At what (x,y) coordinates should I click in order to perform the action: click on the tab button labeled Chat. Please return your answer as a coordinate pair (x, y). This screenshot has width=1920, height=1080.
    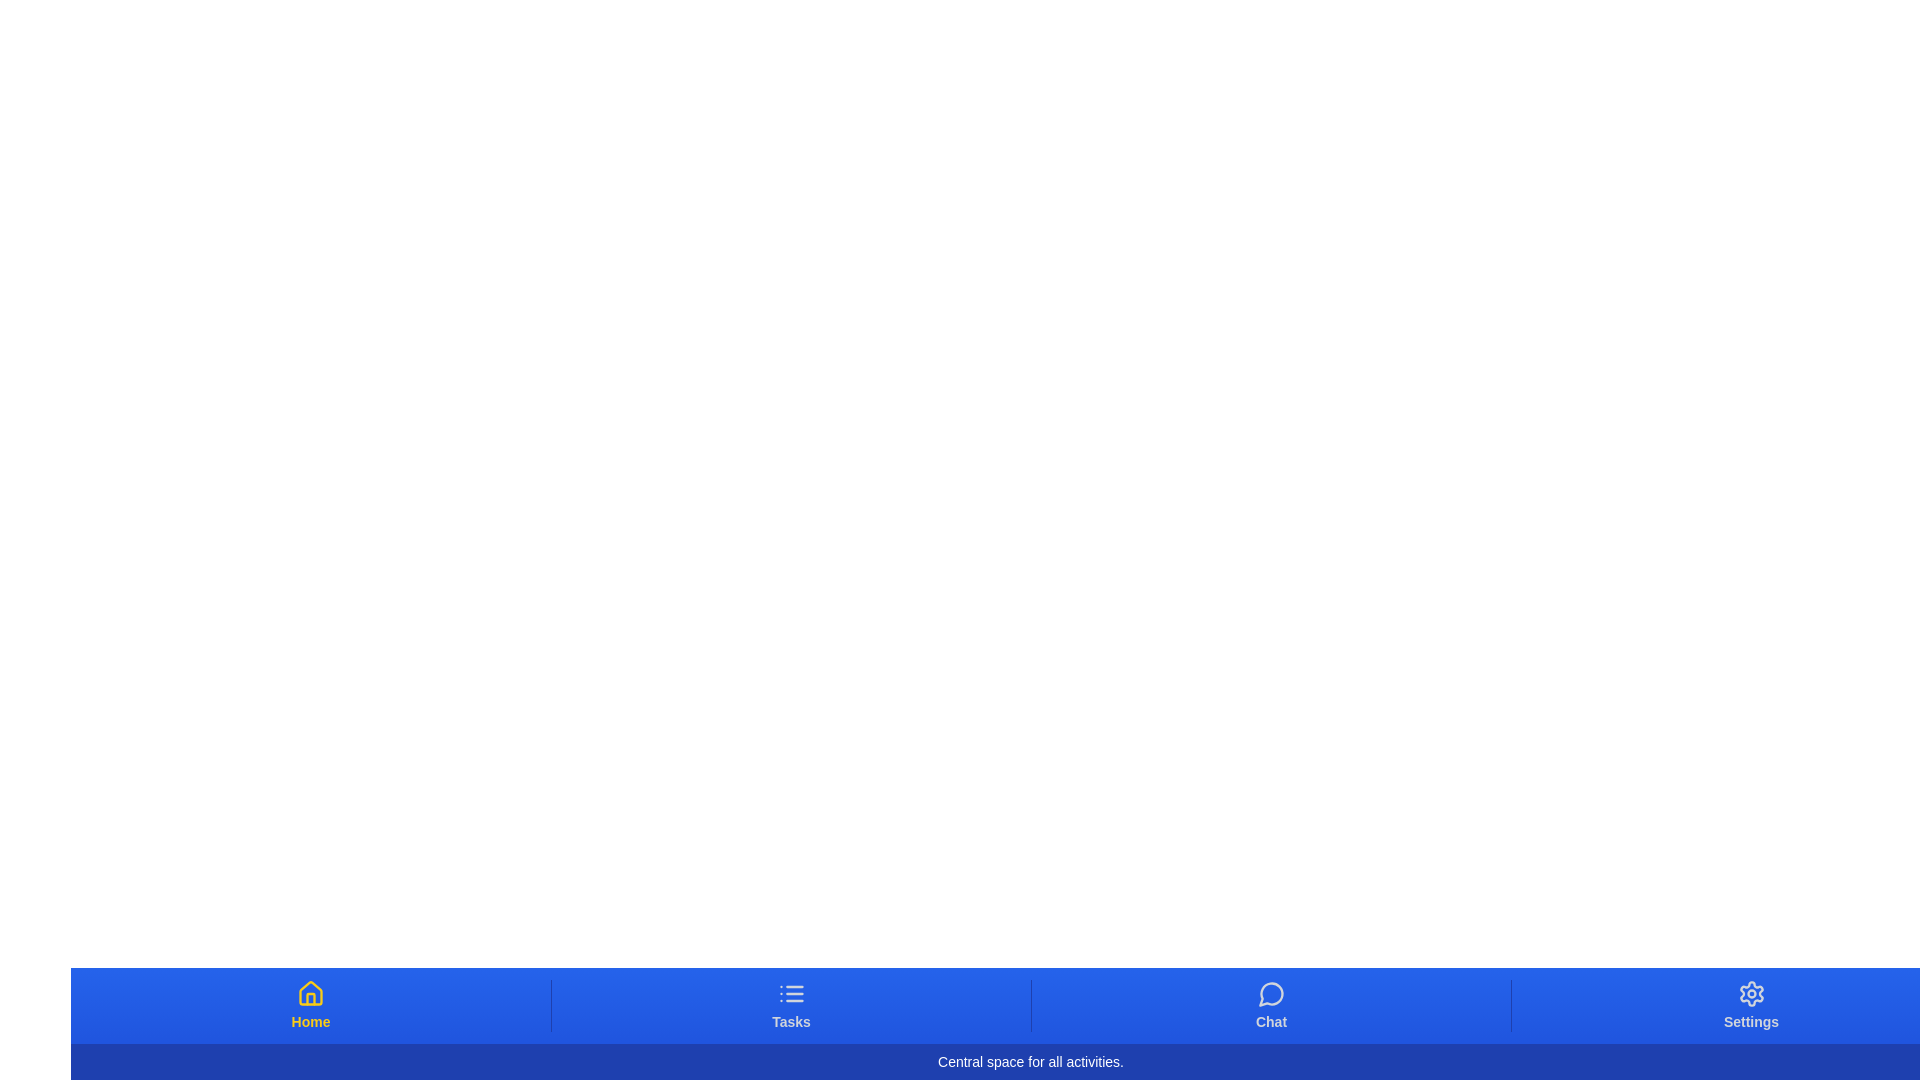
    Looking at the image, I should click on (1270, 1006).